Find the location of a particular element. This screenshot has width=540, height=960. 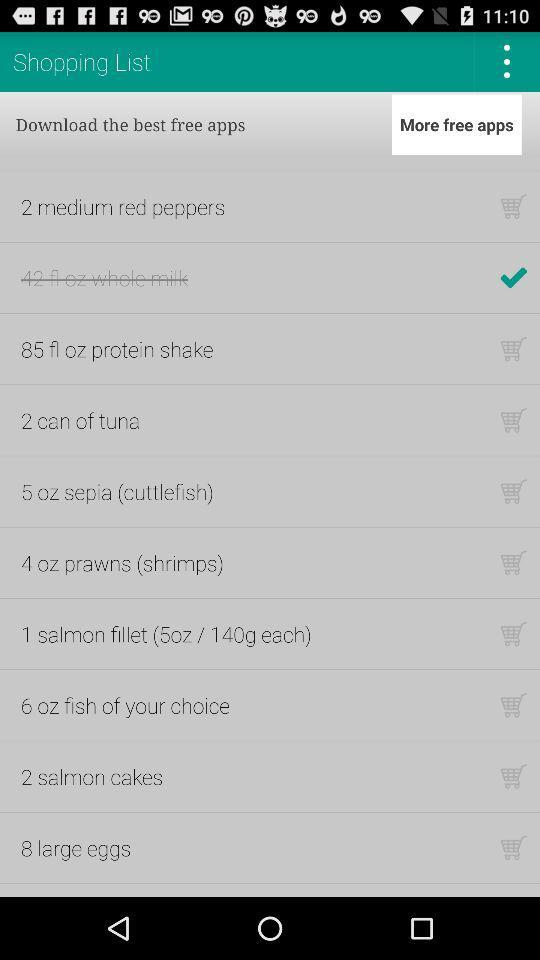

2 salmon cakes item is located at coordinates (91, 775).